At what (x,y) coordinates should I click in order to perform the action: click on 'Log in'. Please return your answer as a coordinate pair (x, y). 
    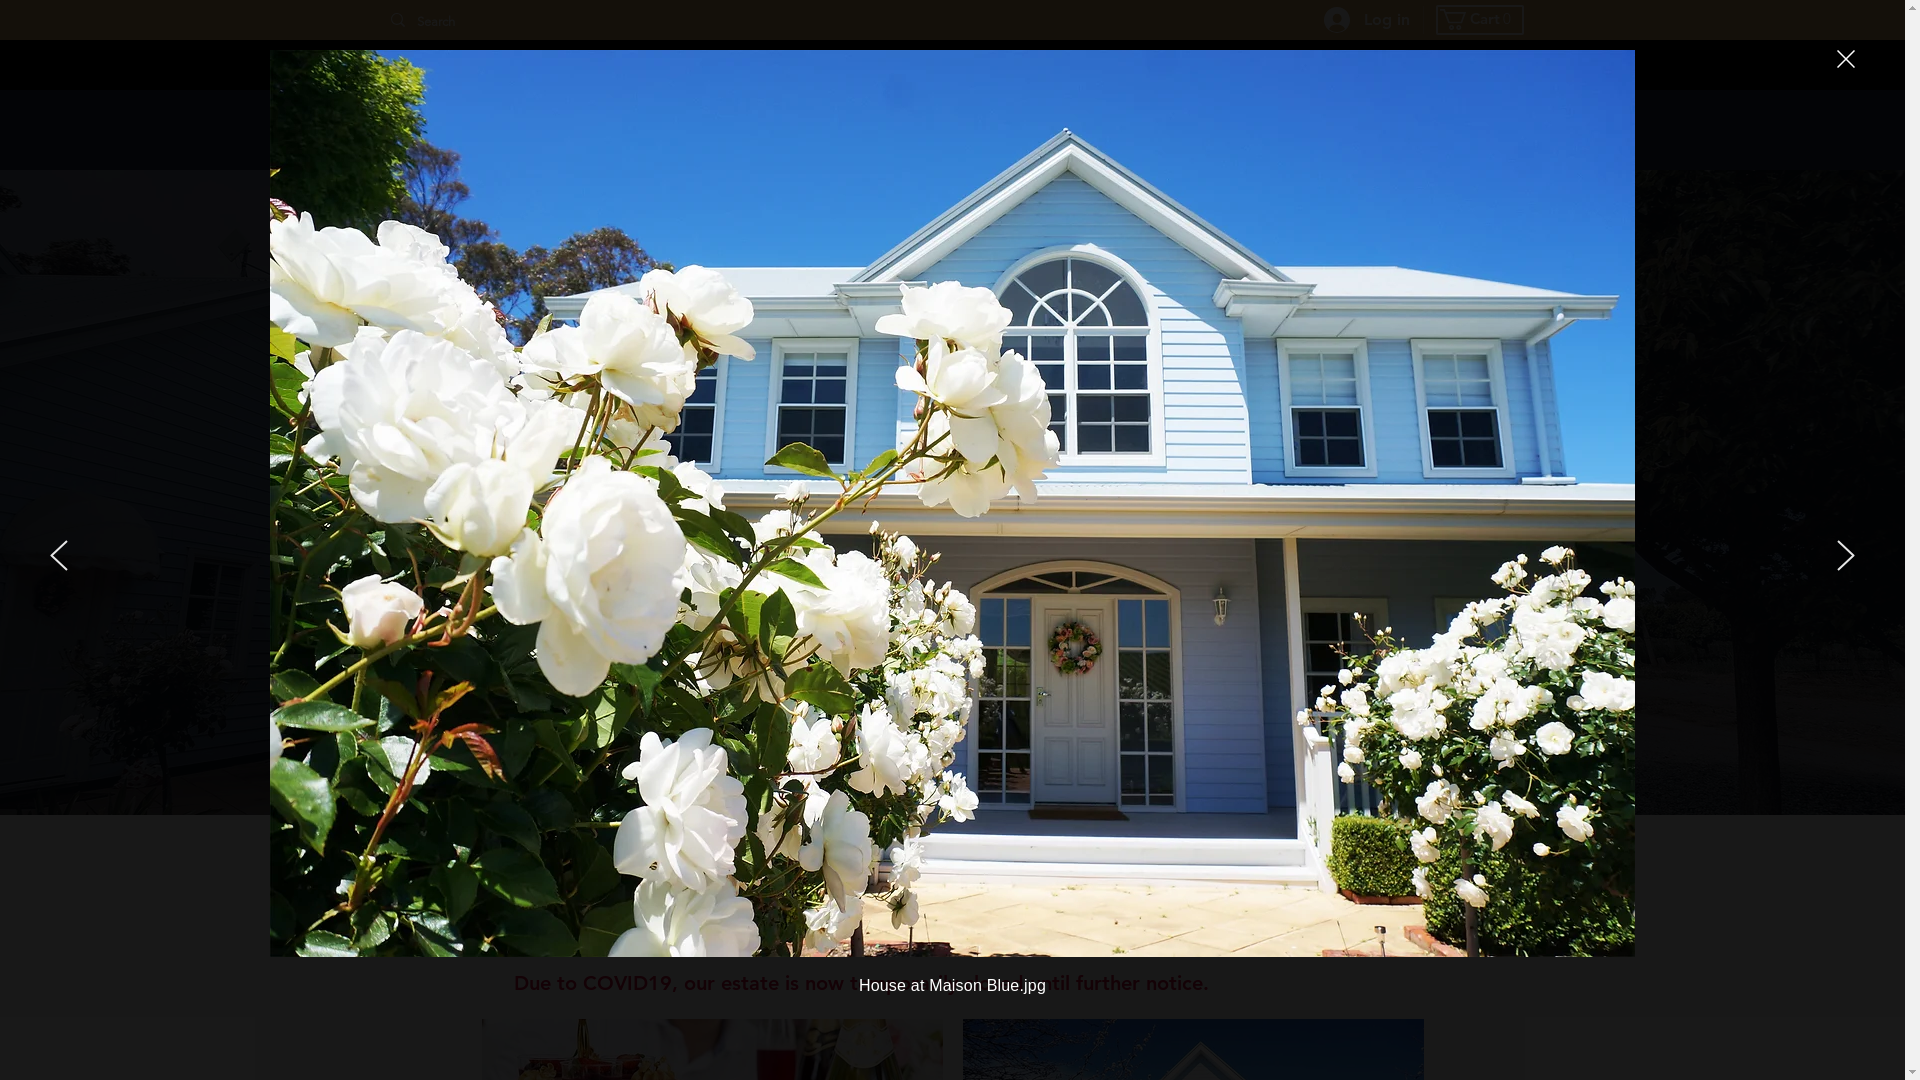
    Looking at the image, I should click on (1310, 19).